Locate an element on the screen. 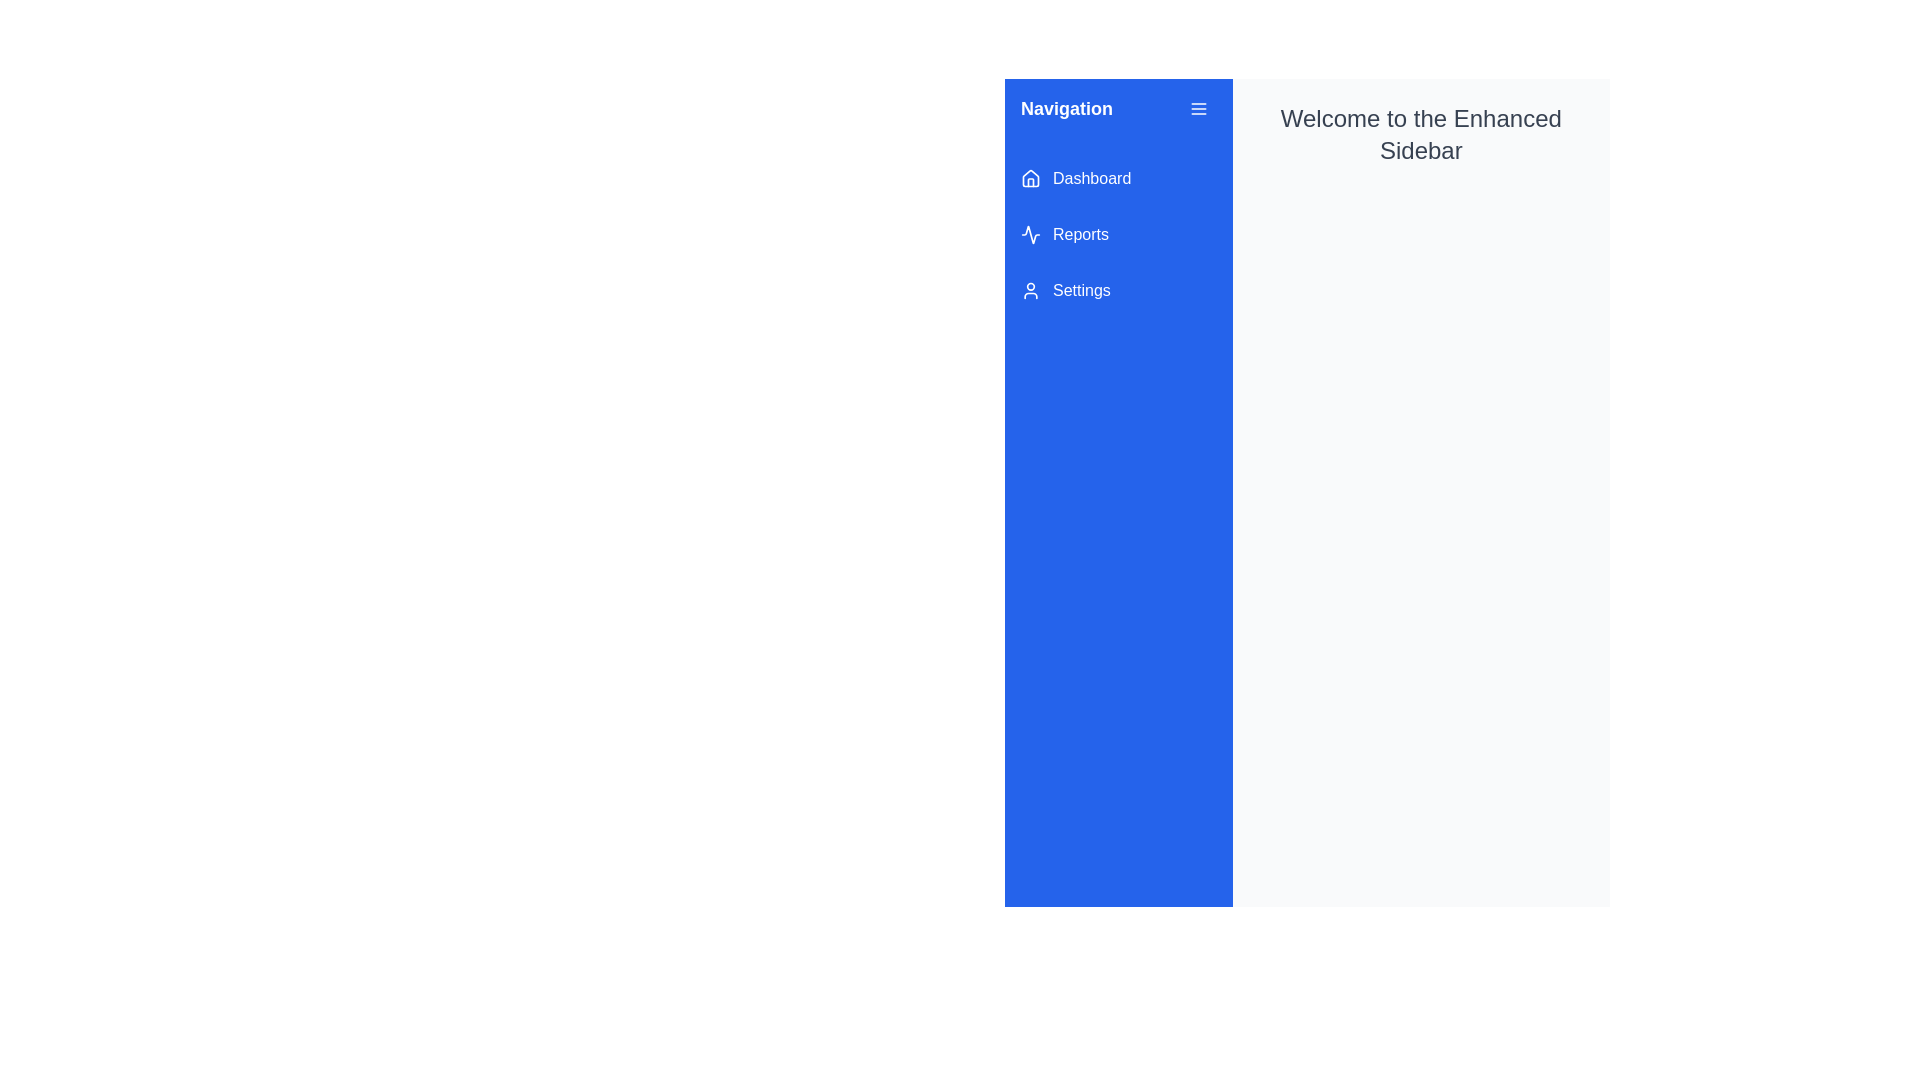  the activity-related icon in the vertical navigation menu is located at coordinates (1031, 234).